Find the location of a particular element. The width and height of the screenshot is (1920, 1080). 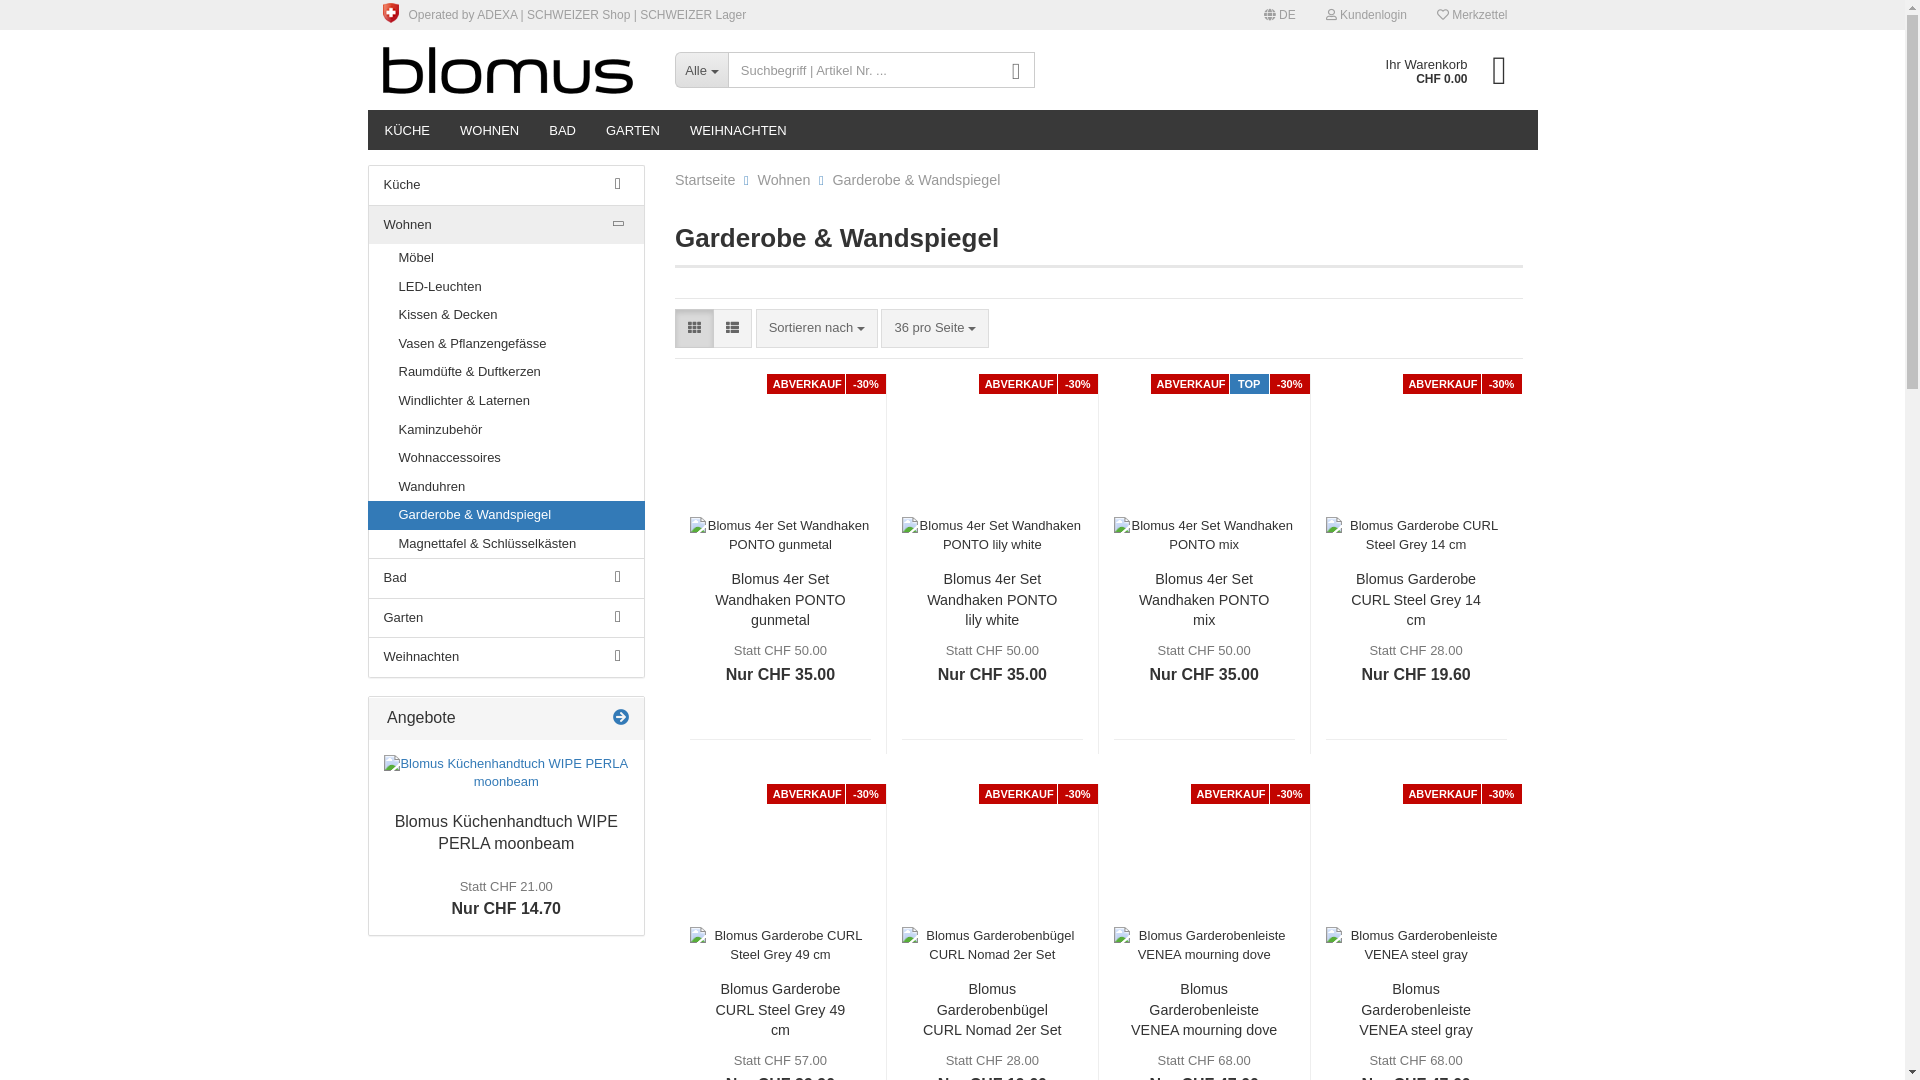

' Merkzettel' is located at coordinates (1472, 15).